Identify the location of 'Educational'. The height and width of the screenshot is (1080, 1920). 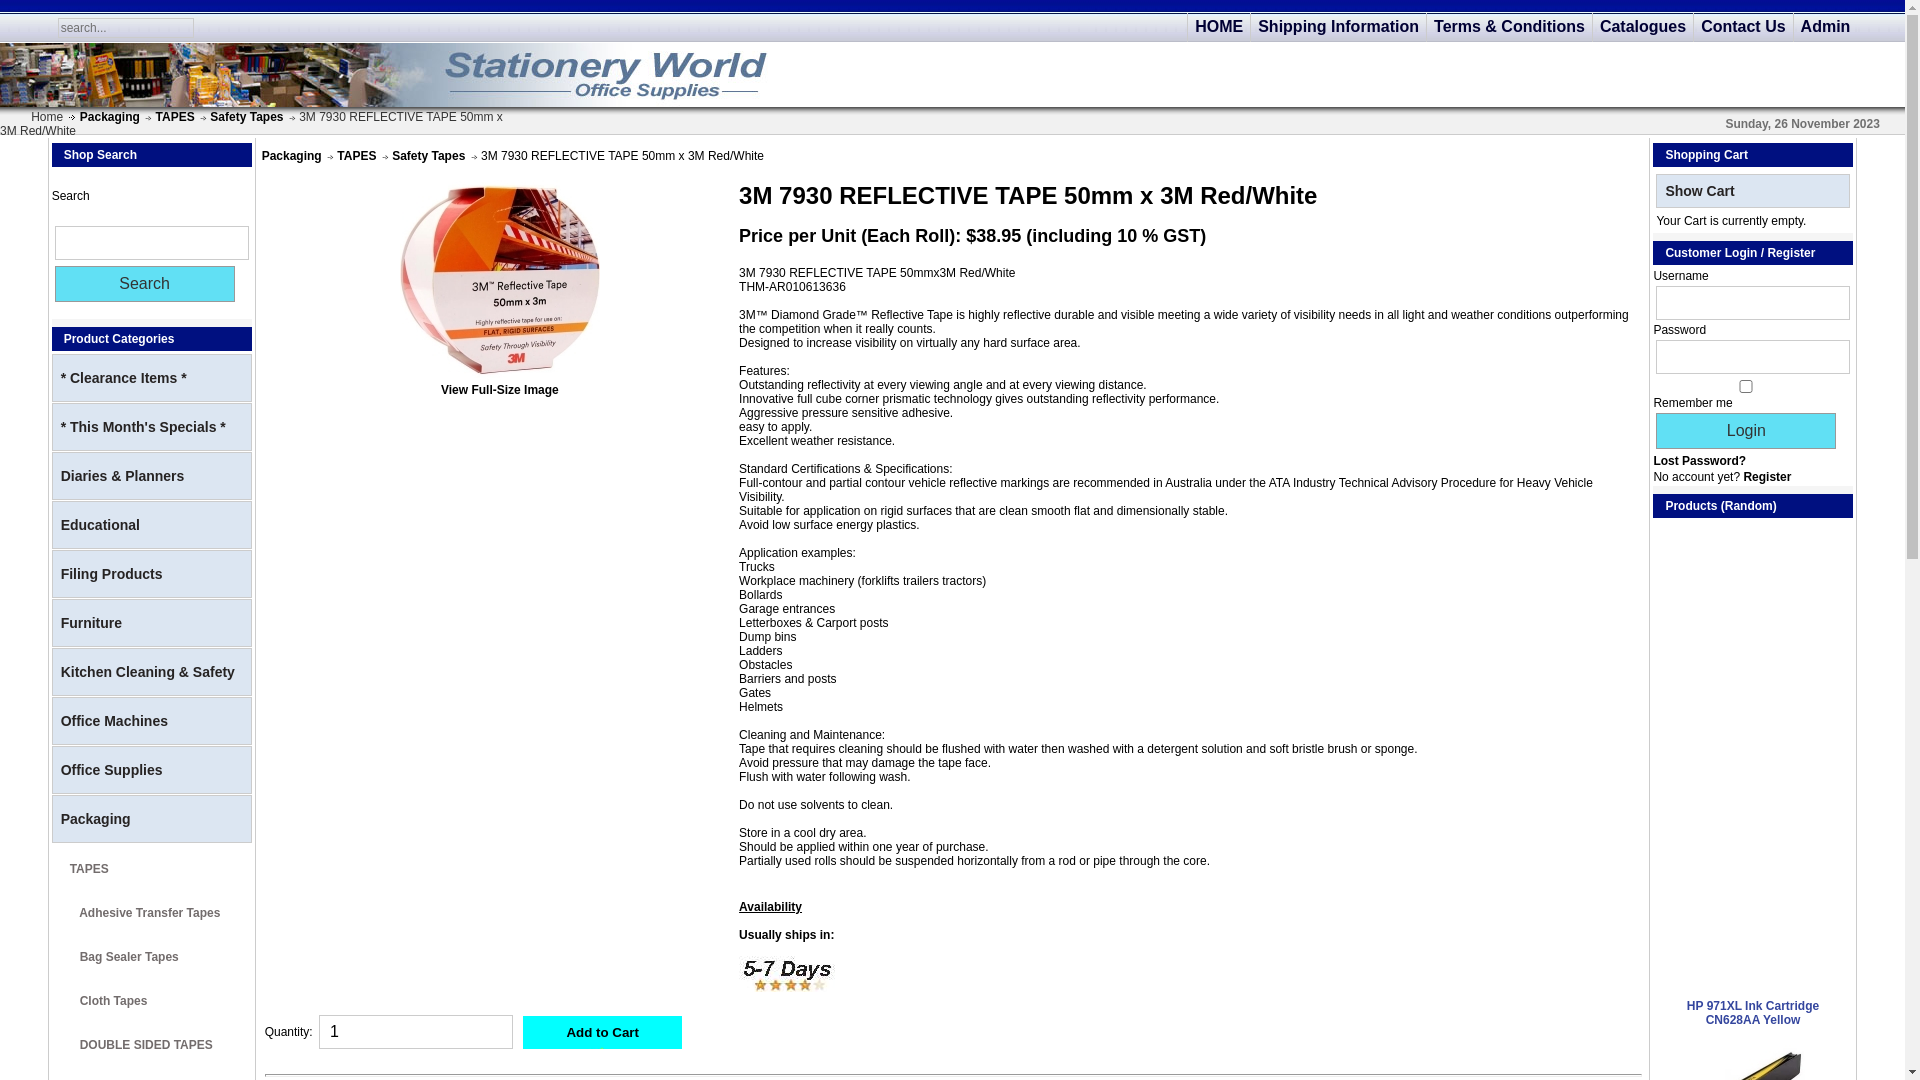
(151, 523).